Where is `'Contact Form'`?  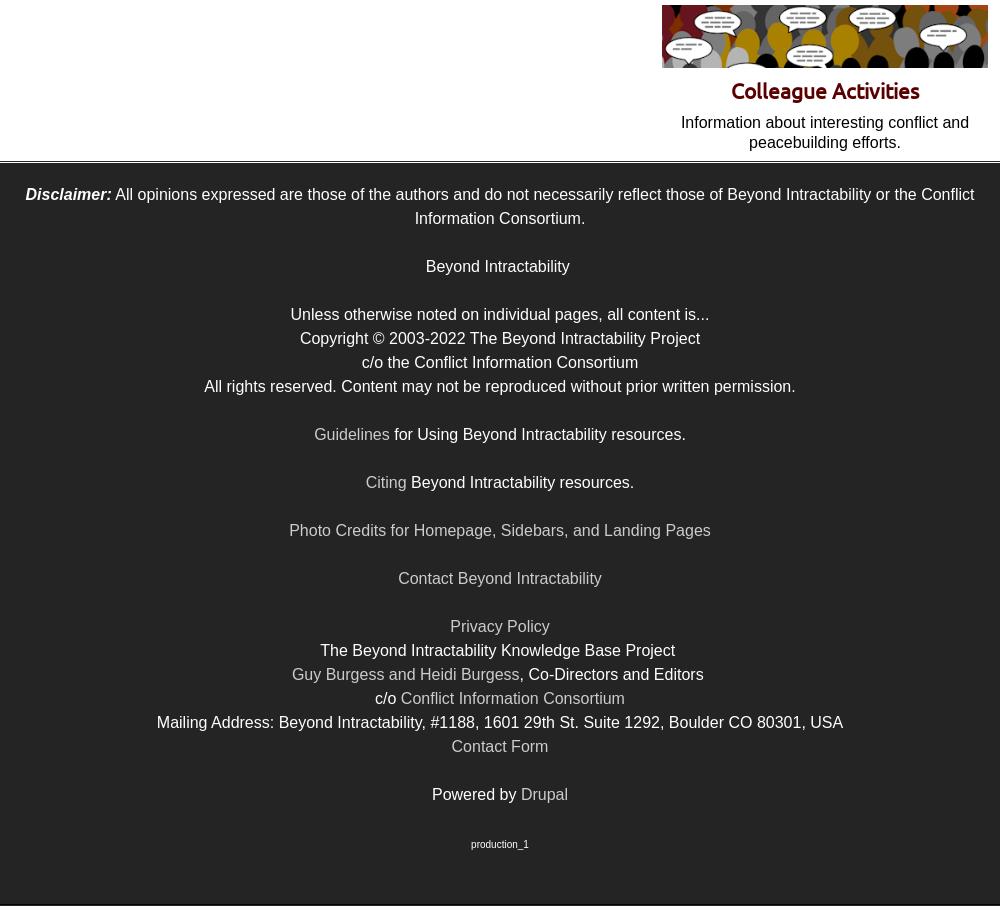
'Contact Form' is located at coordinates (498, 745).